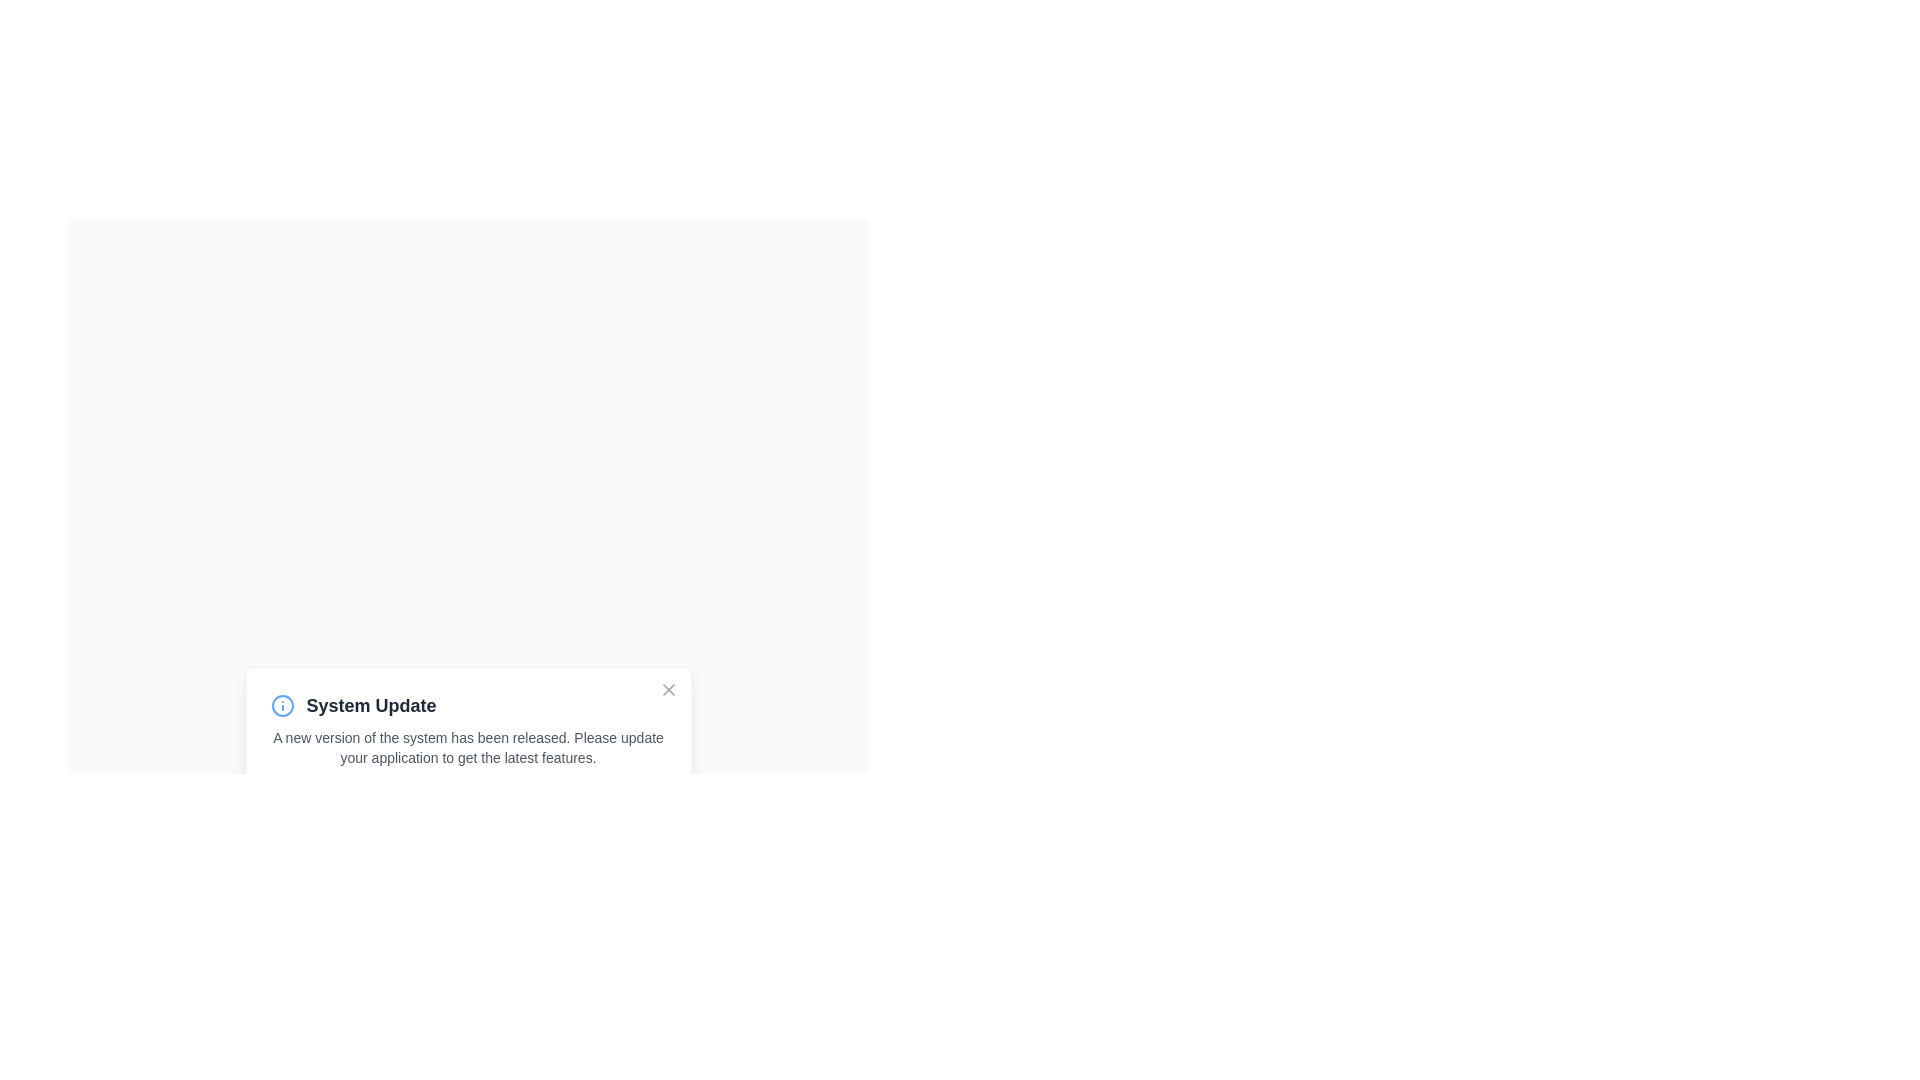  I want to click on the close button located at the top-right corner of the 'System Update' dialog box, so click(668, 689).